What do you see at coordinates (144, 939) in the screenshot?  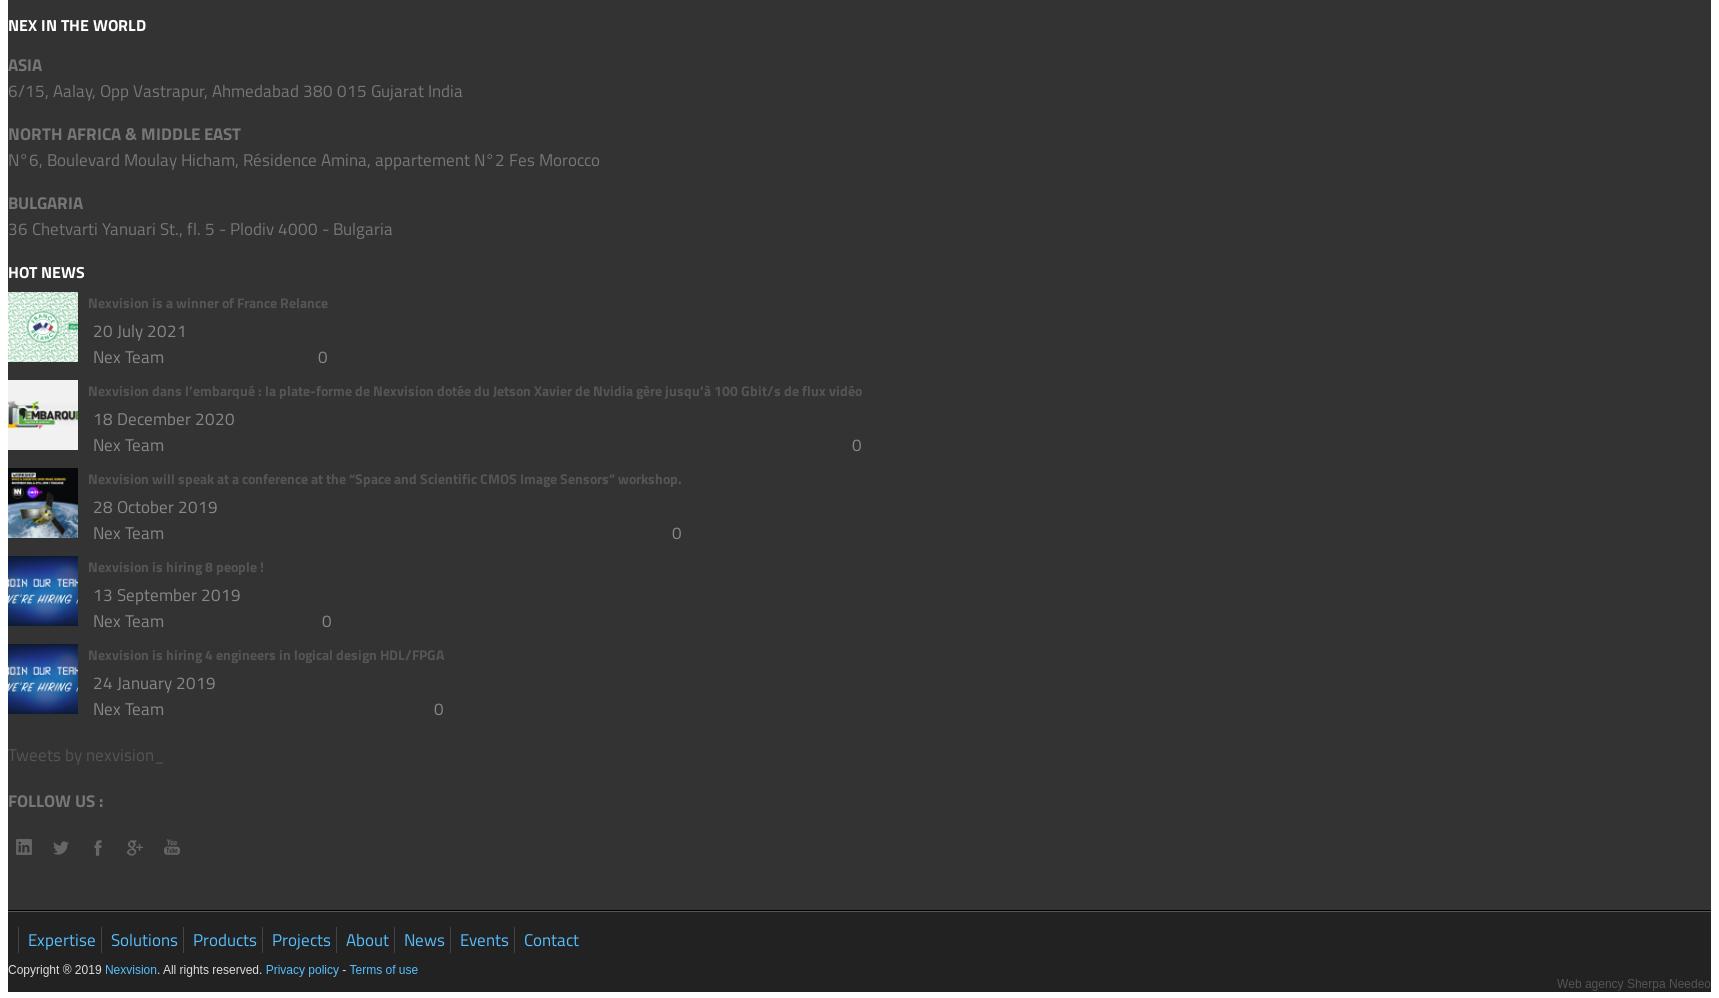 I see `'Solutions'` at bounding box center [144, 939].